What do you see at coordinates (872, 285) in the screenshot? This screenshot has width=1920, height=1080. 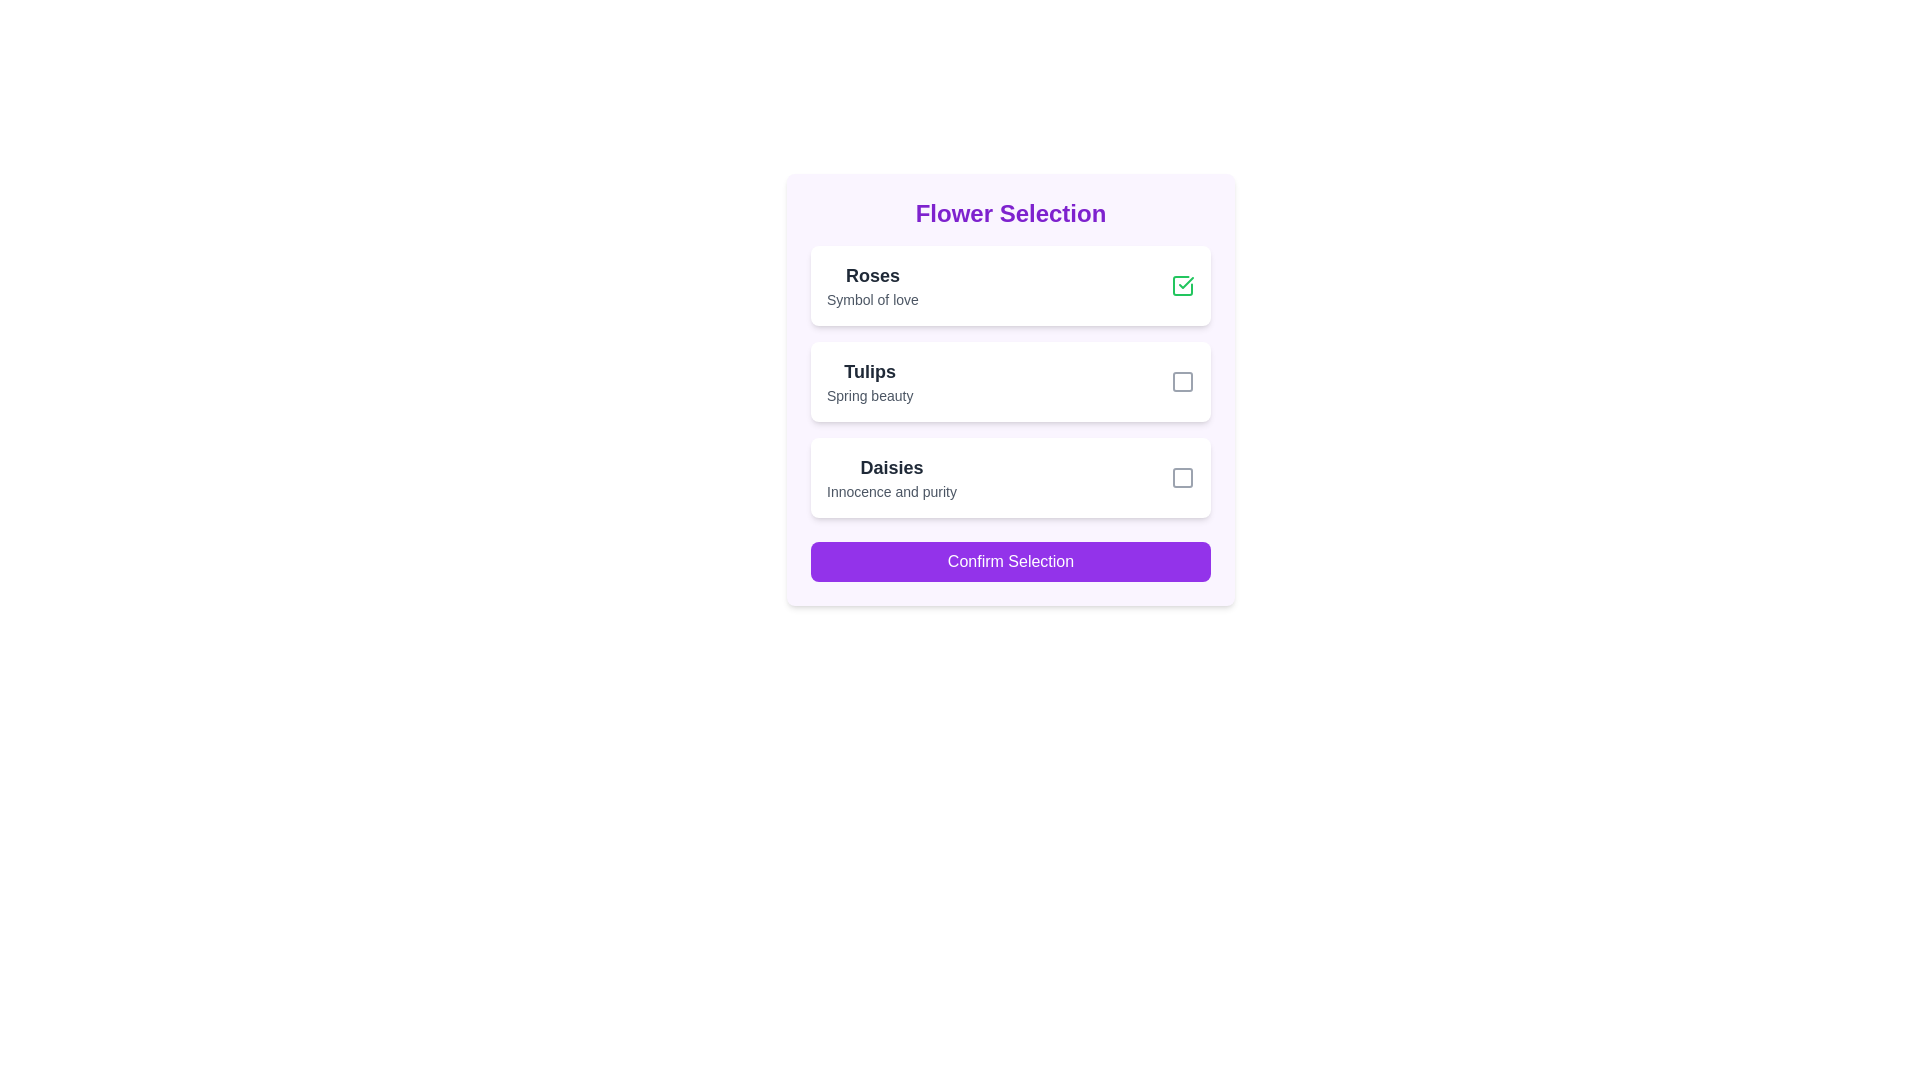 I see `informational text block titled 'Roses' with the subtitle 'Symbol of love', which is the first option in the 'Flower Selection' interface` at bounding box center [872, 285].